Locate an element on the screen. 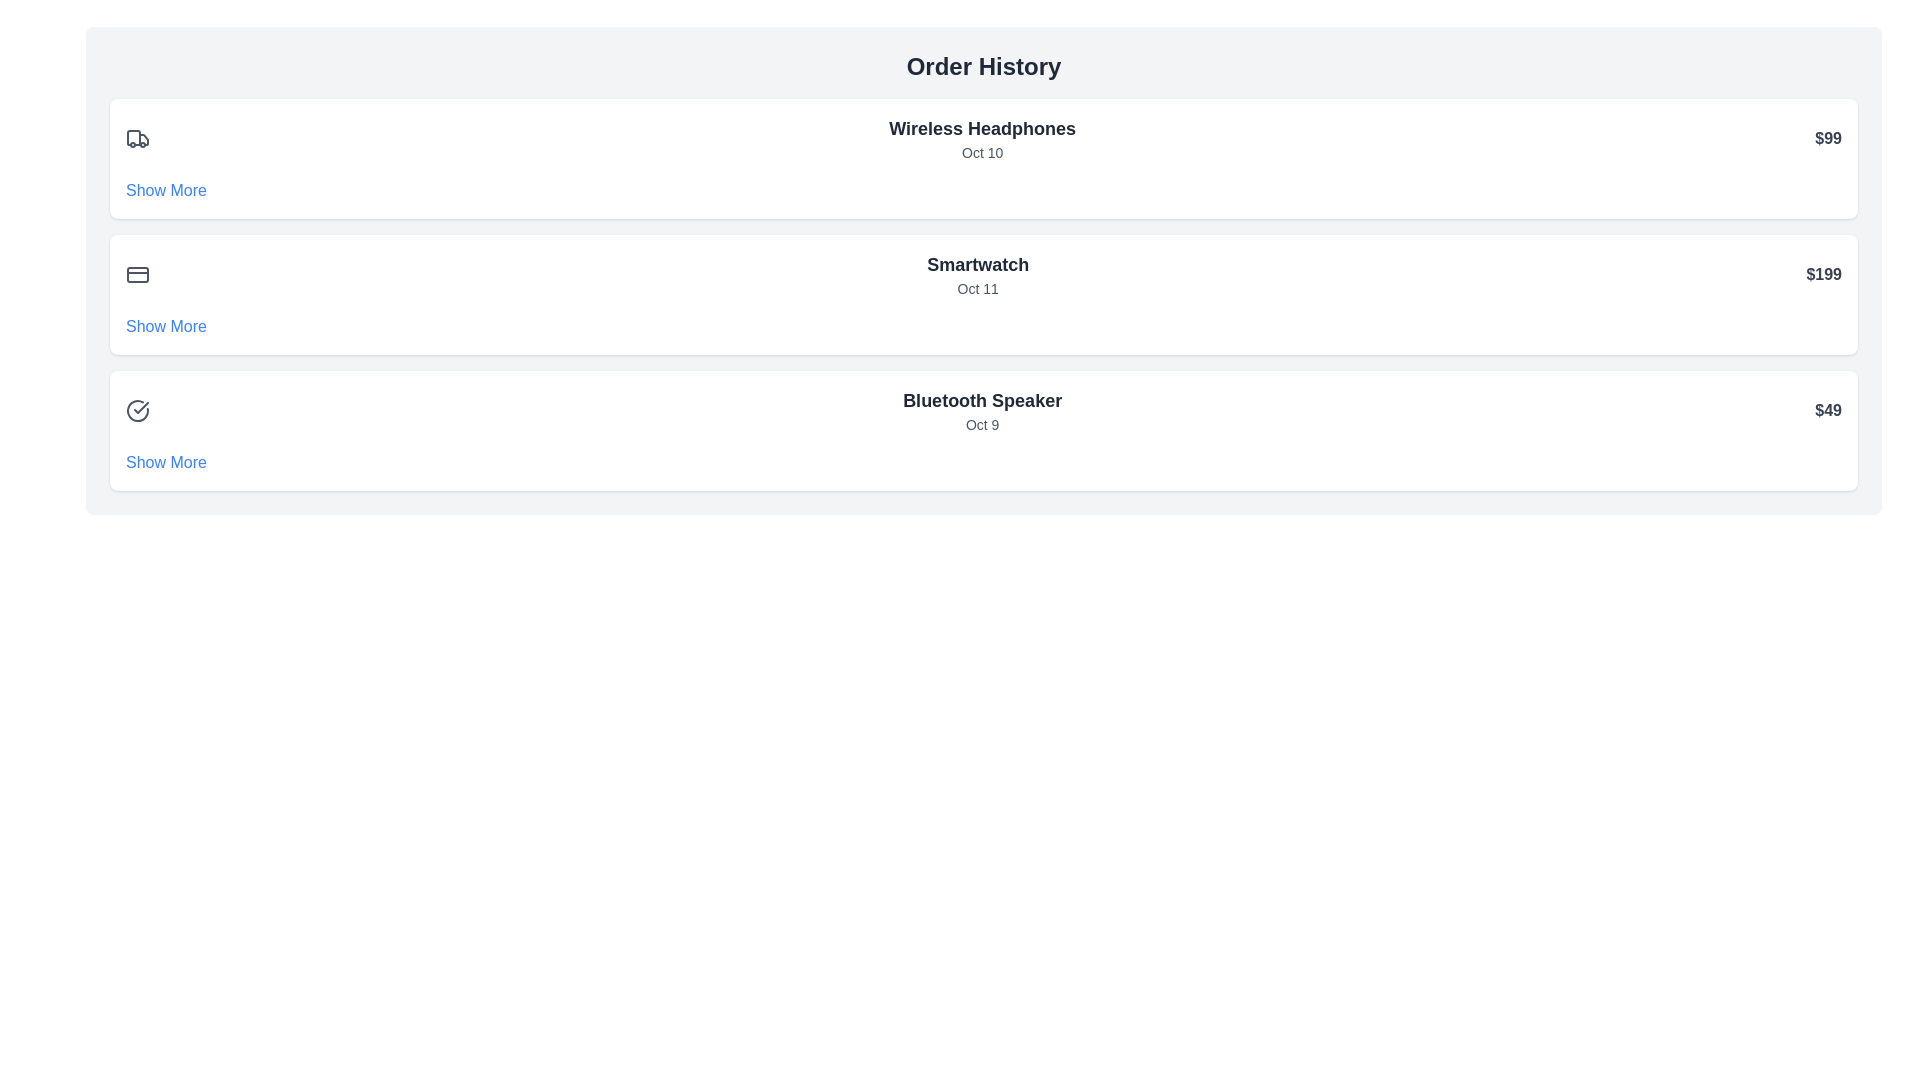  the third order entry in the user's order history, which displays the name, date, and price of the item, located between 'Smartwatch' and the 'Show More' button is located at coordinates (983, 410).